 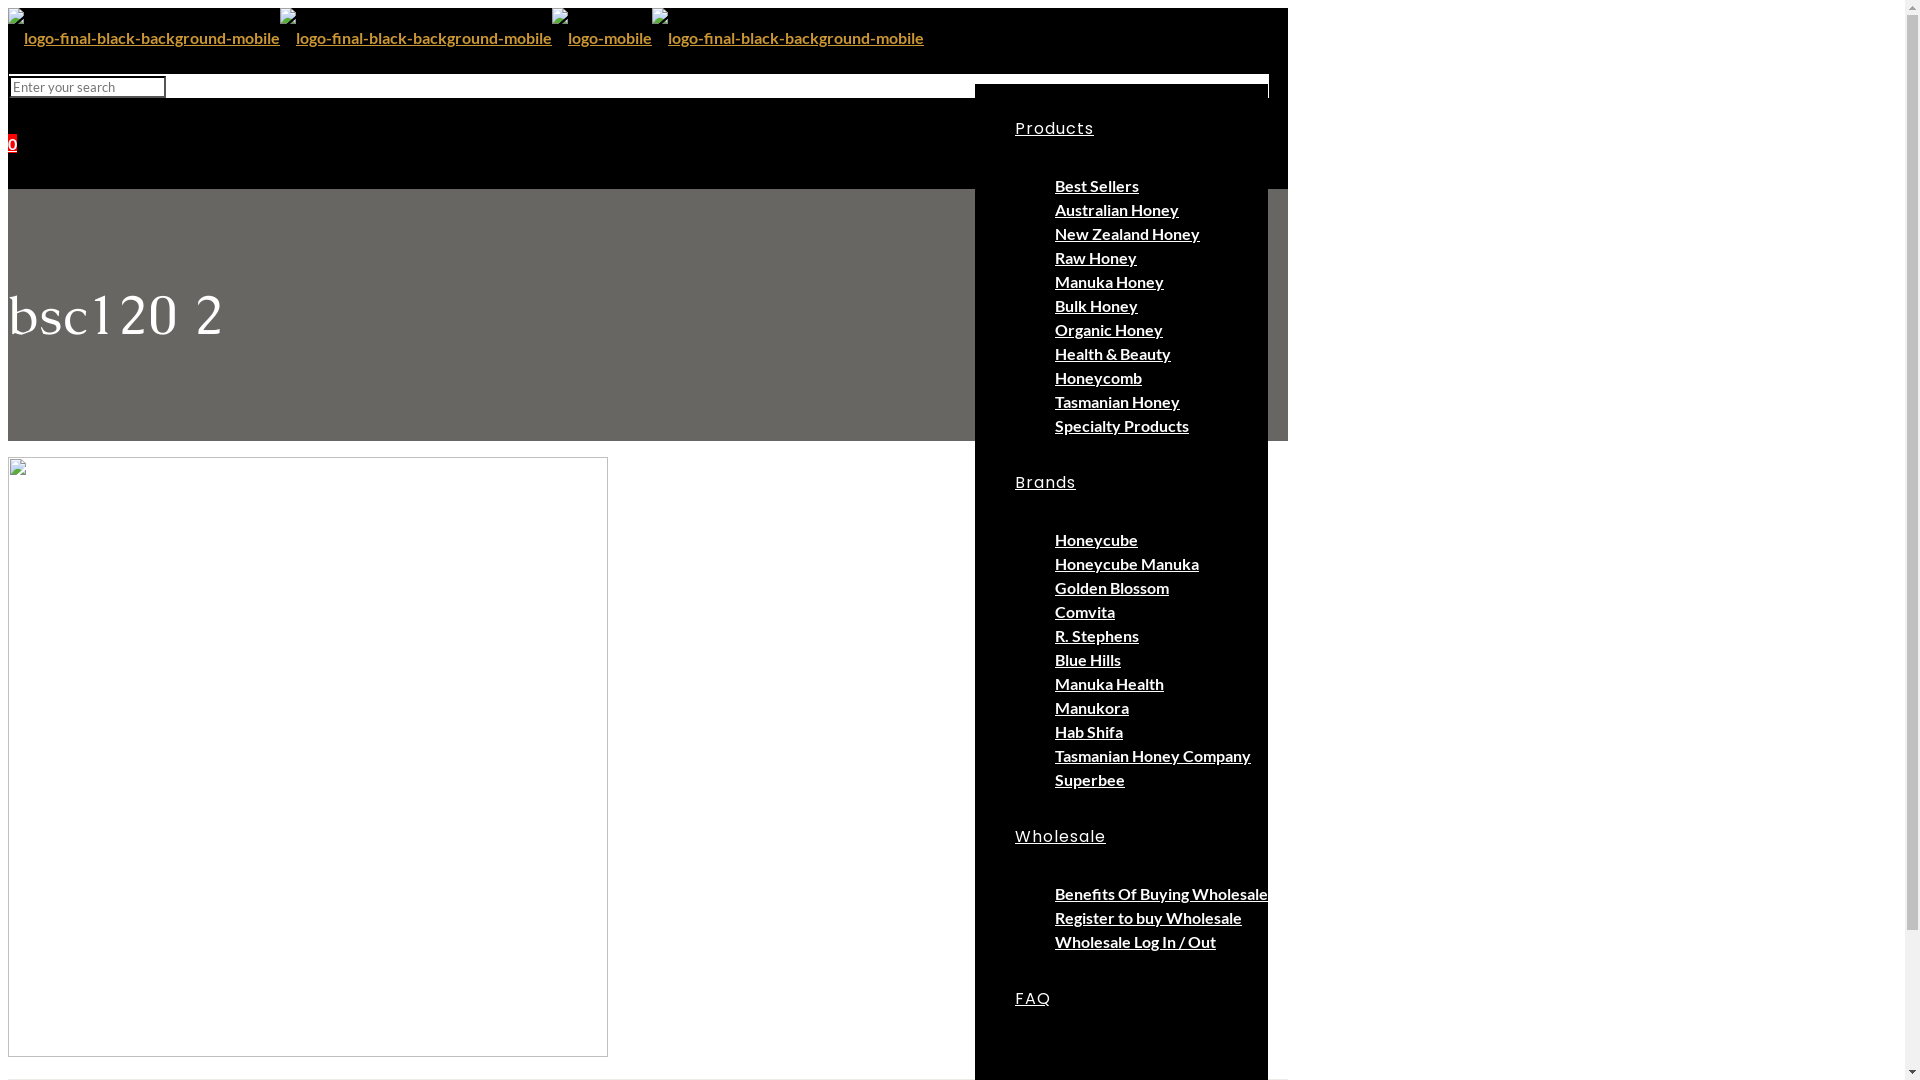 I want to click on 'Honeycube', so click(x=1095, y=538).